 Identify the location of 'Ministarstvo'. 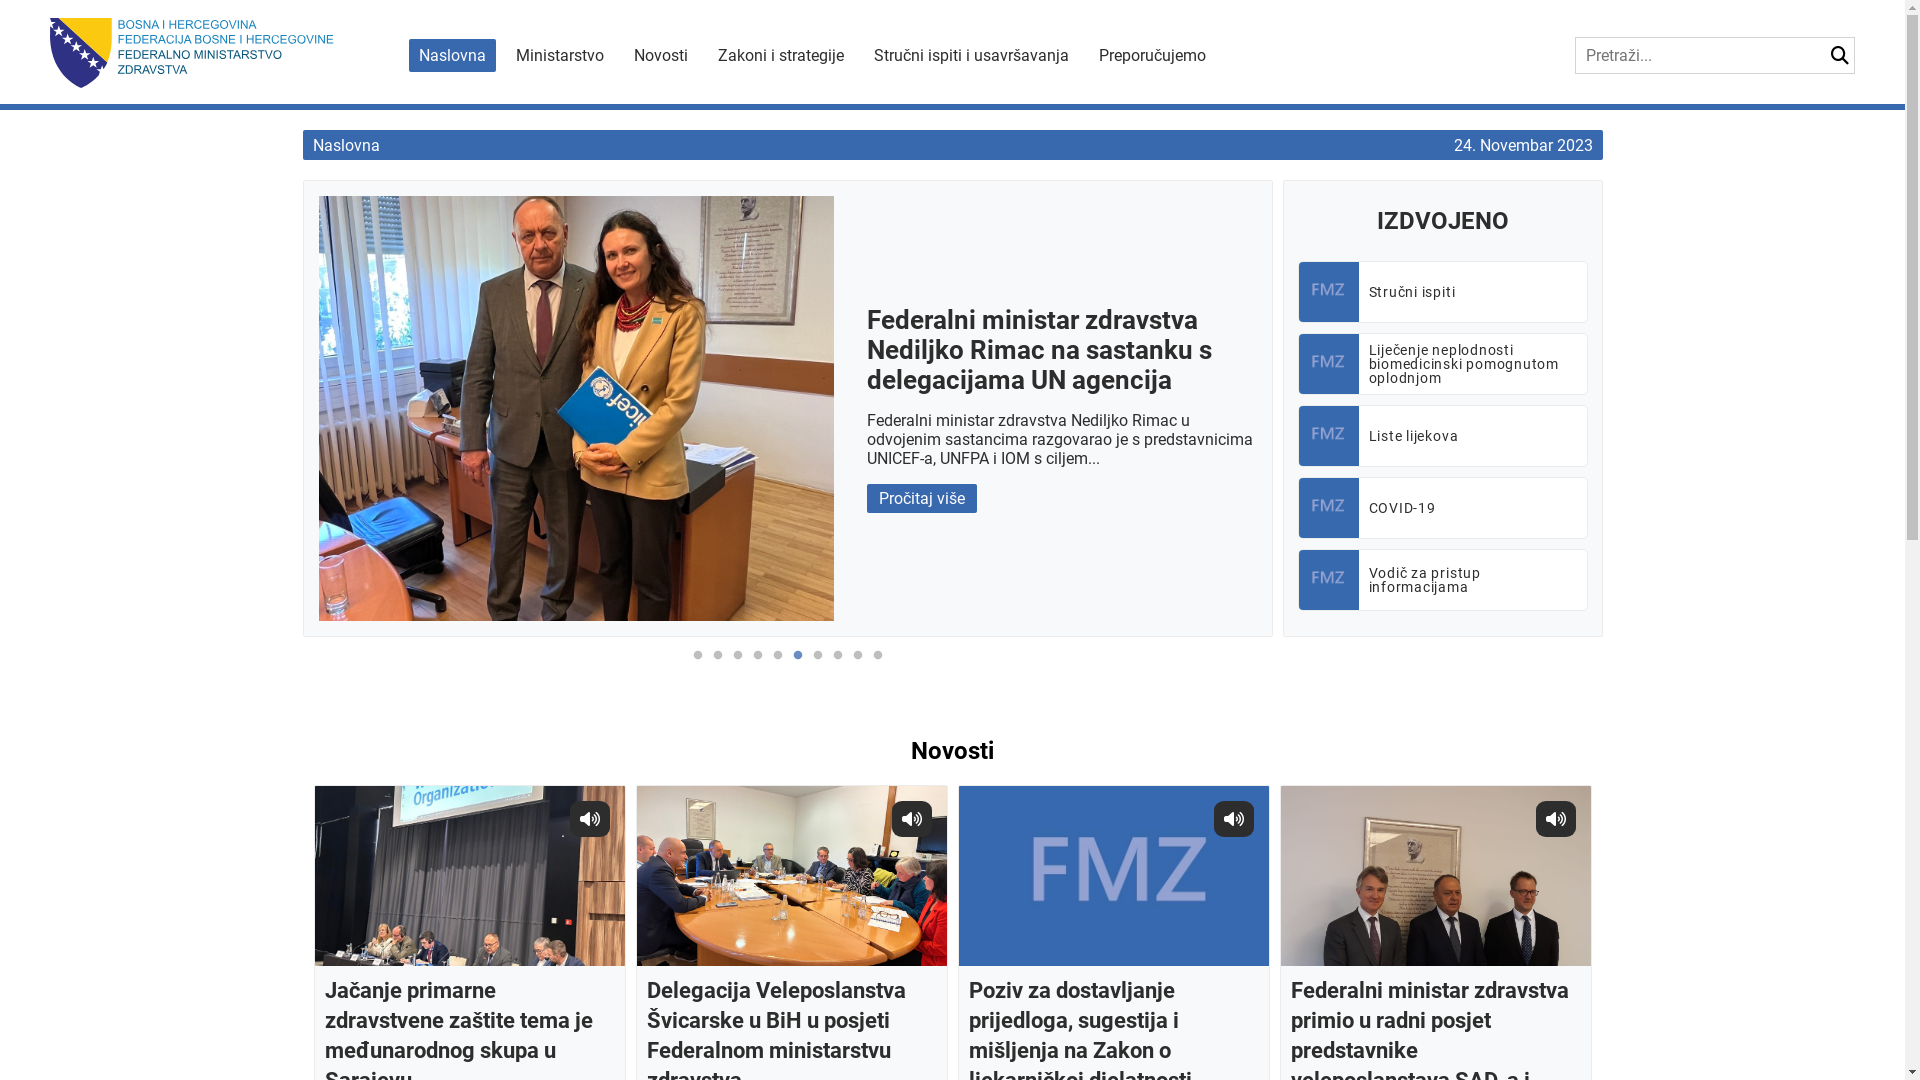
(560, 54).